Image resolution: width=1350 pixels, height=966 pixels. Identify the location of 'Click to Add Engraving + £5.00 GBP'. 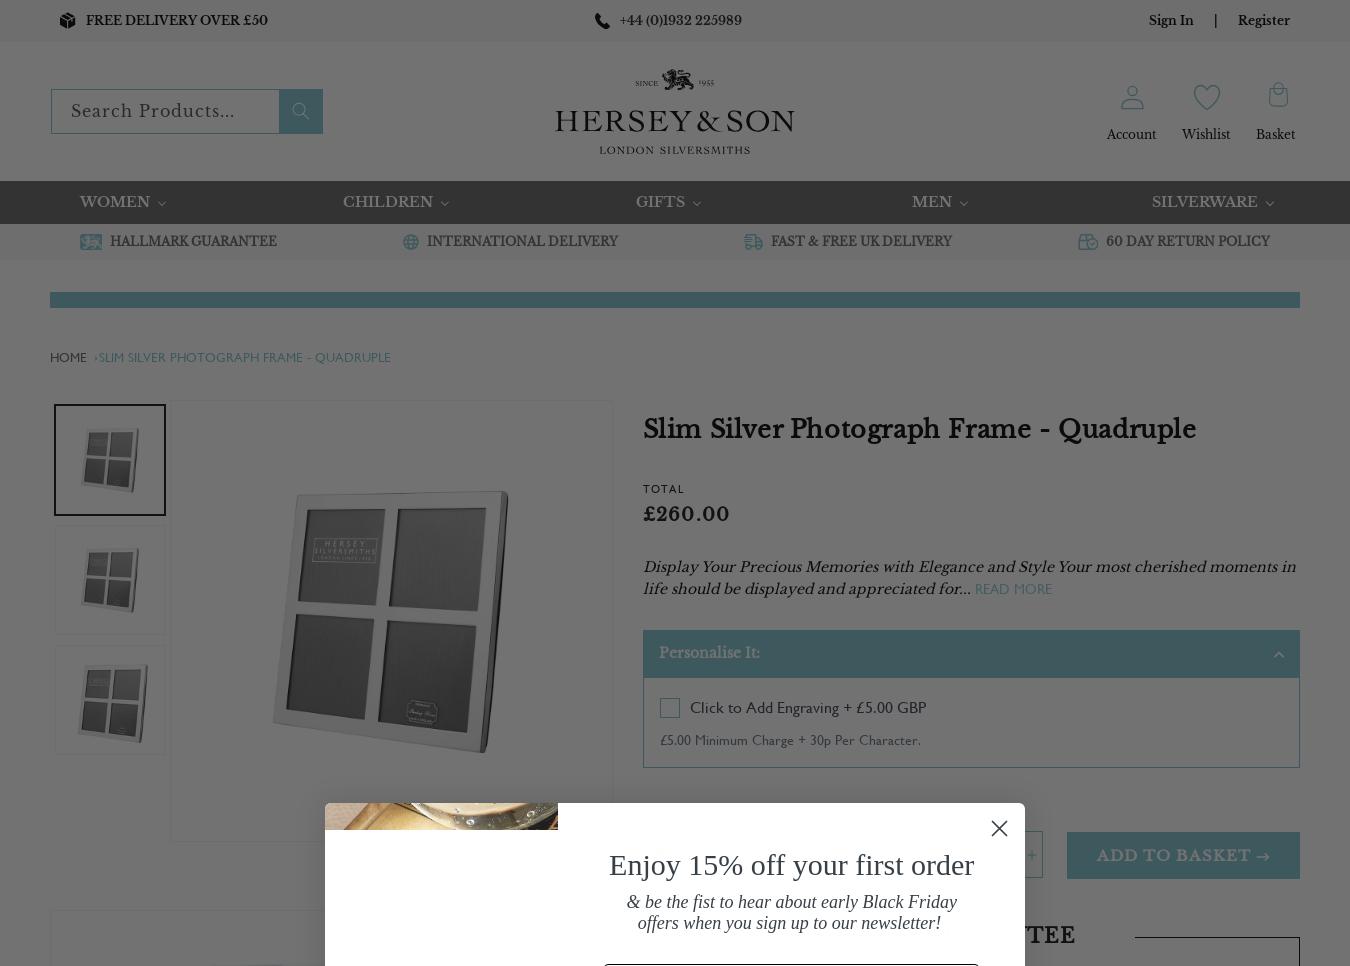
(688, 705).